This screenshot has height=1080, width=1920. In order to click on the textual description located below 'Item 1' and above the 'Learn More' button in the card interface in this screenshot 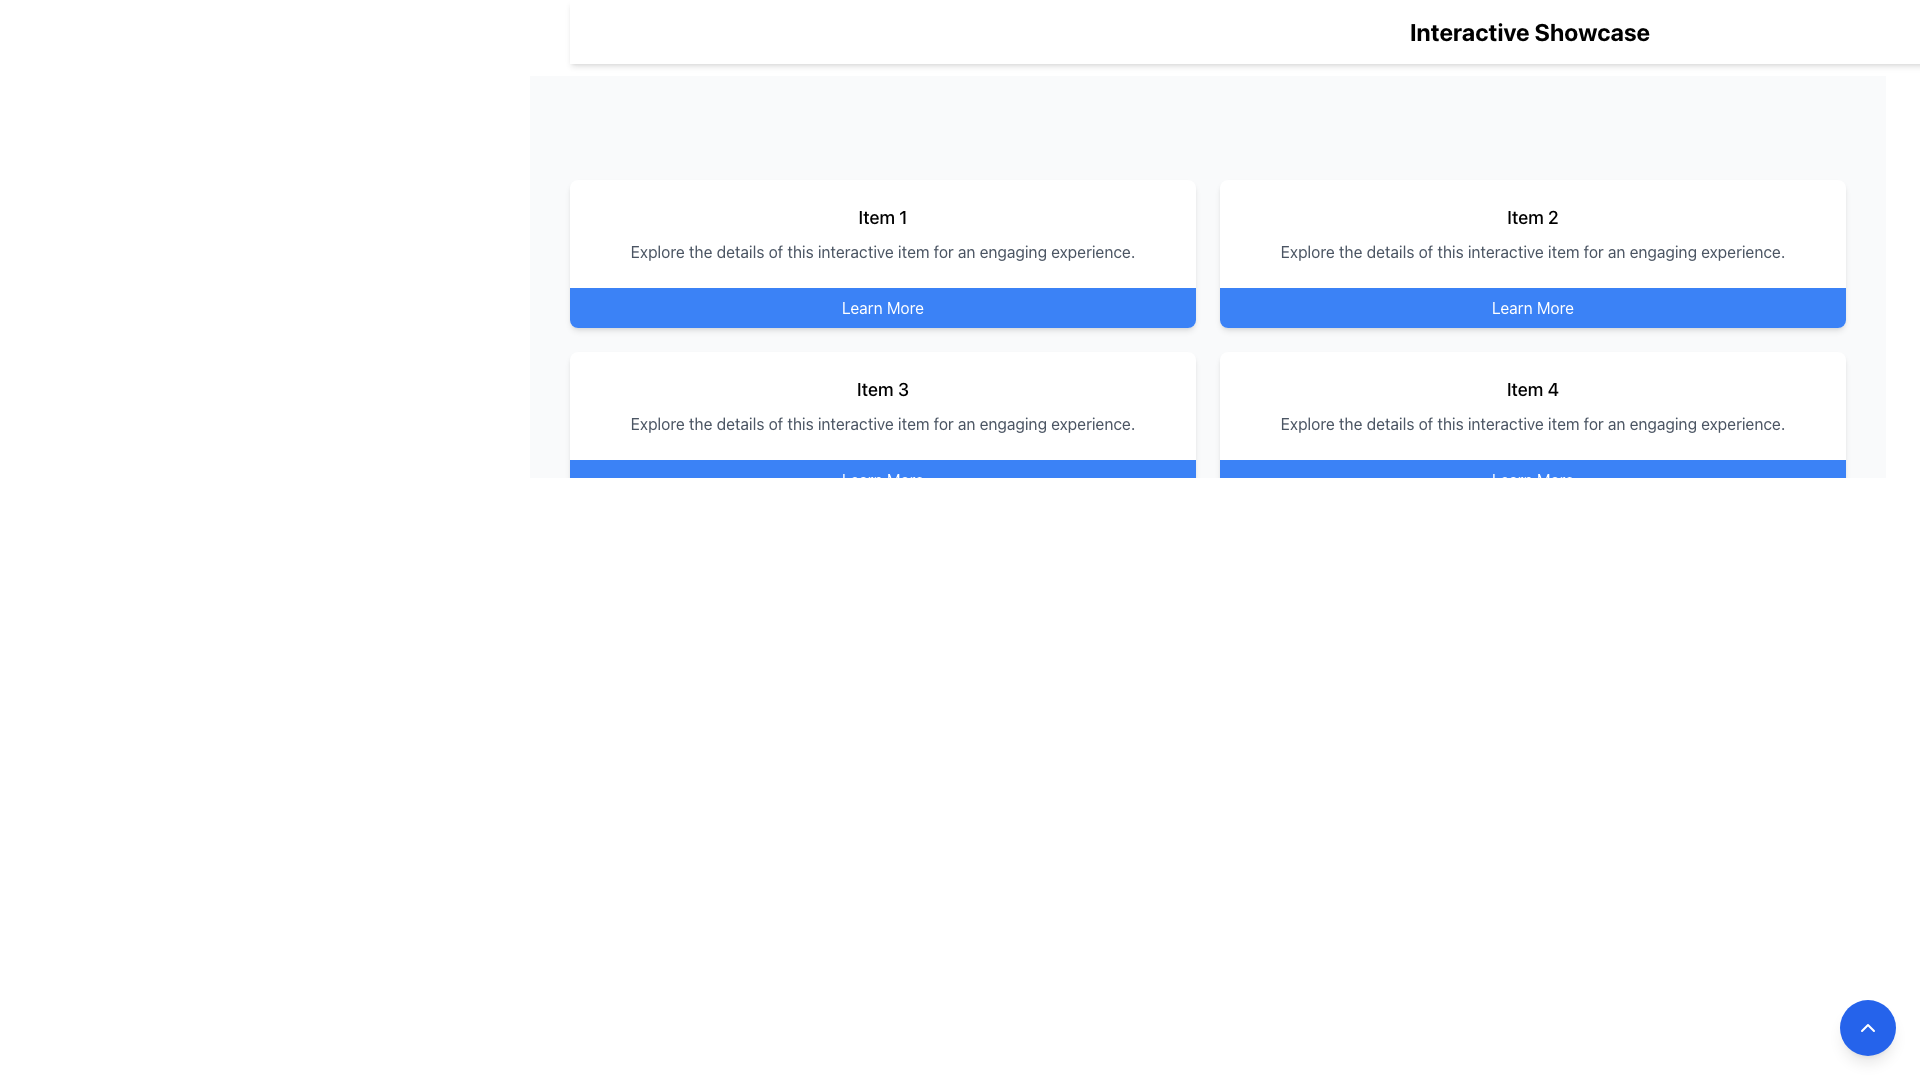, I will do `click(882, 250)`.